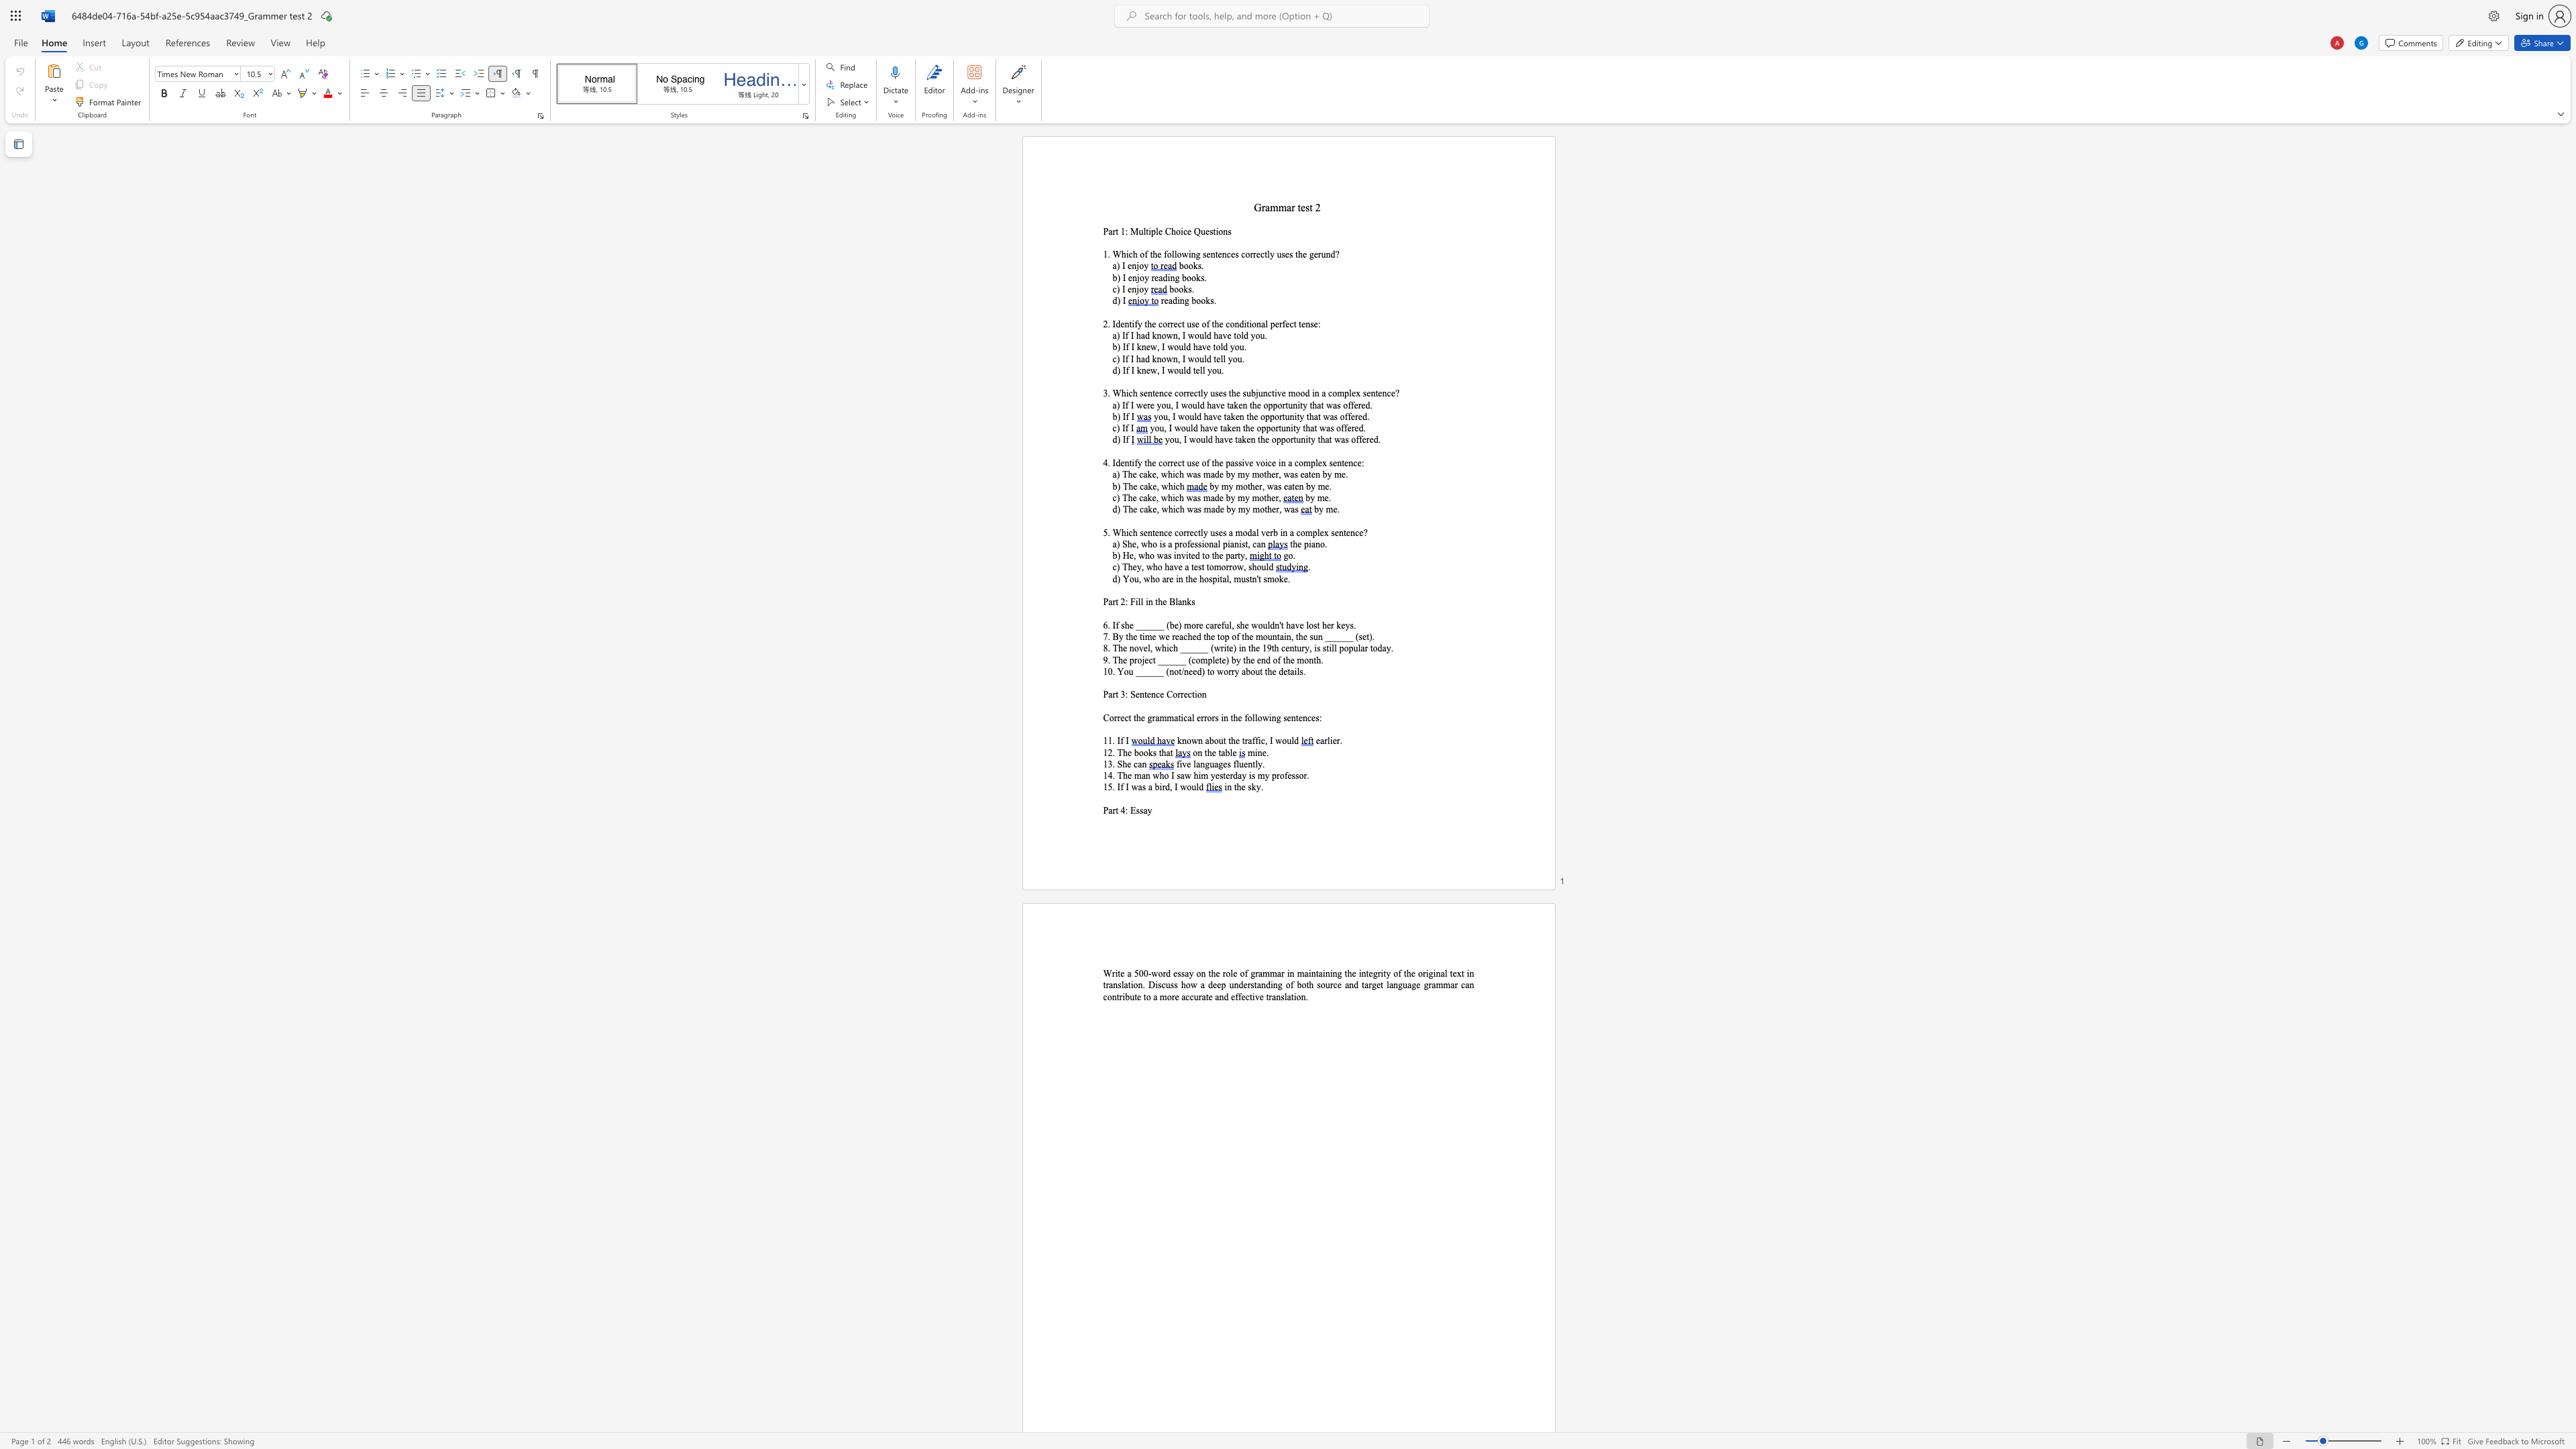 Image resolution: width=2576 pixels, height=1449 pixels. I want to click on the space between the continuous character "d" and "e" in the text, so click(1219, 508).